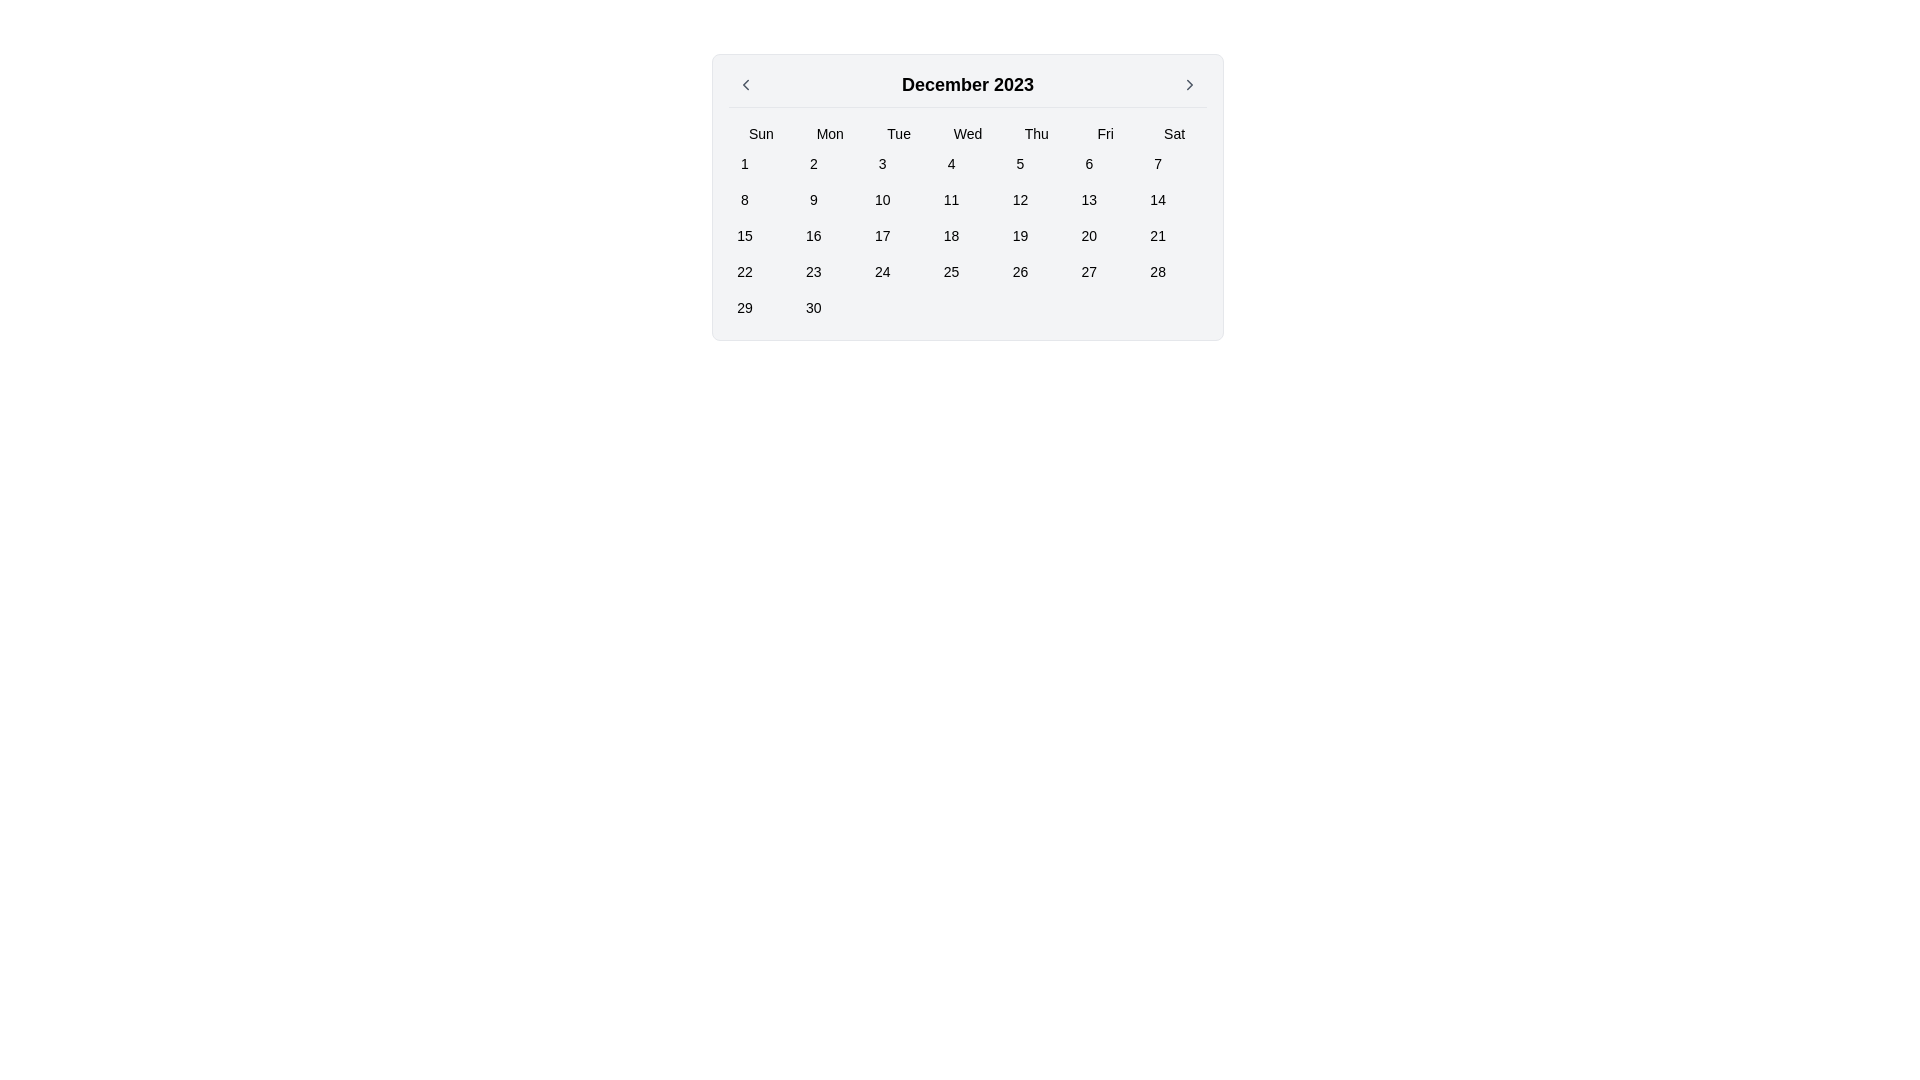  What do you see at coordinates (1158, 200) in the screenshot?
I see `the selectable date button for the 14th of December in the calendar interface under the label 'December 2023'` at bounding box center [1158, 200].